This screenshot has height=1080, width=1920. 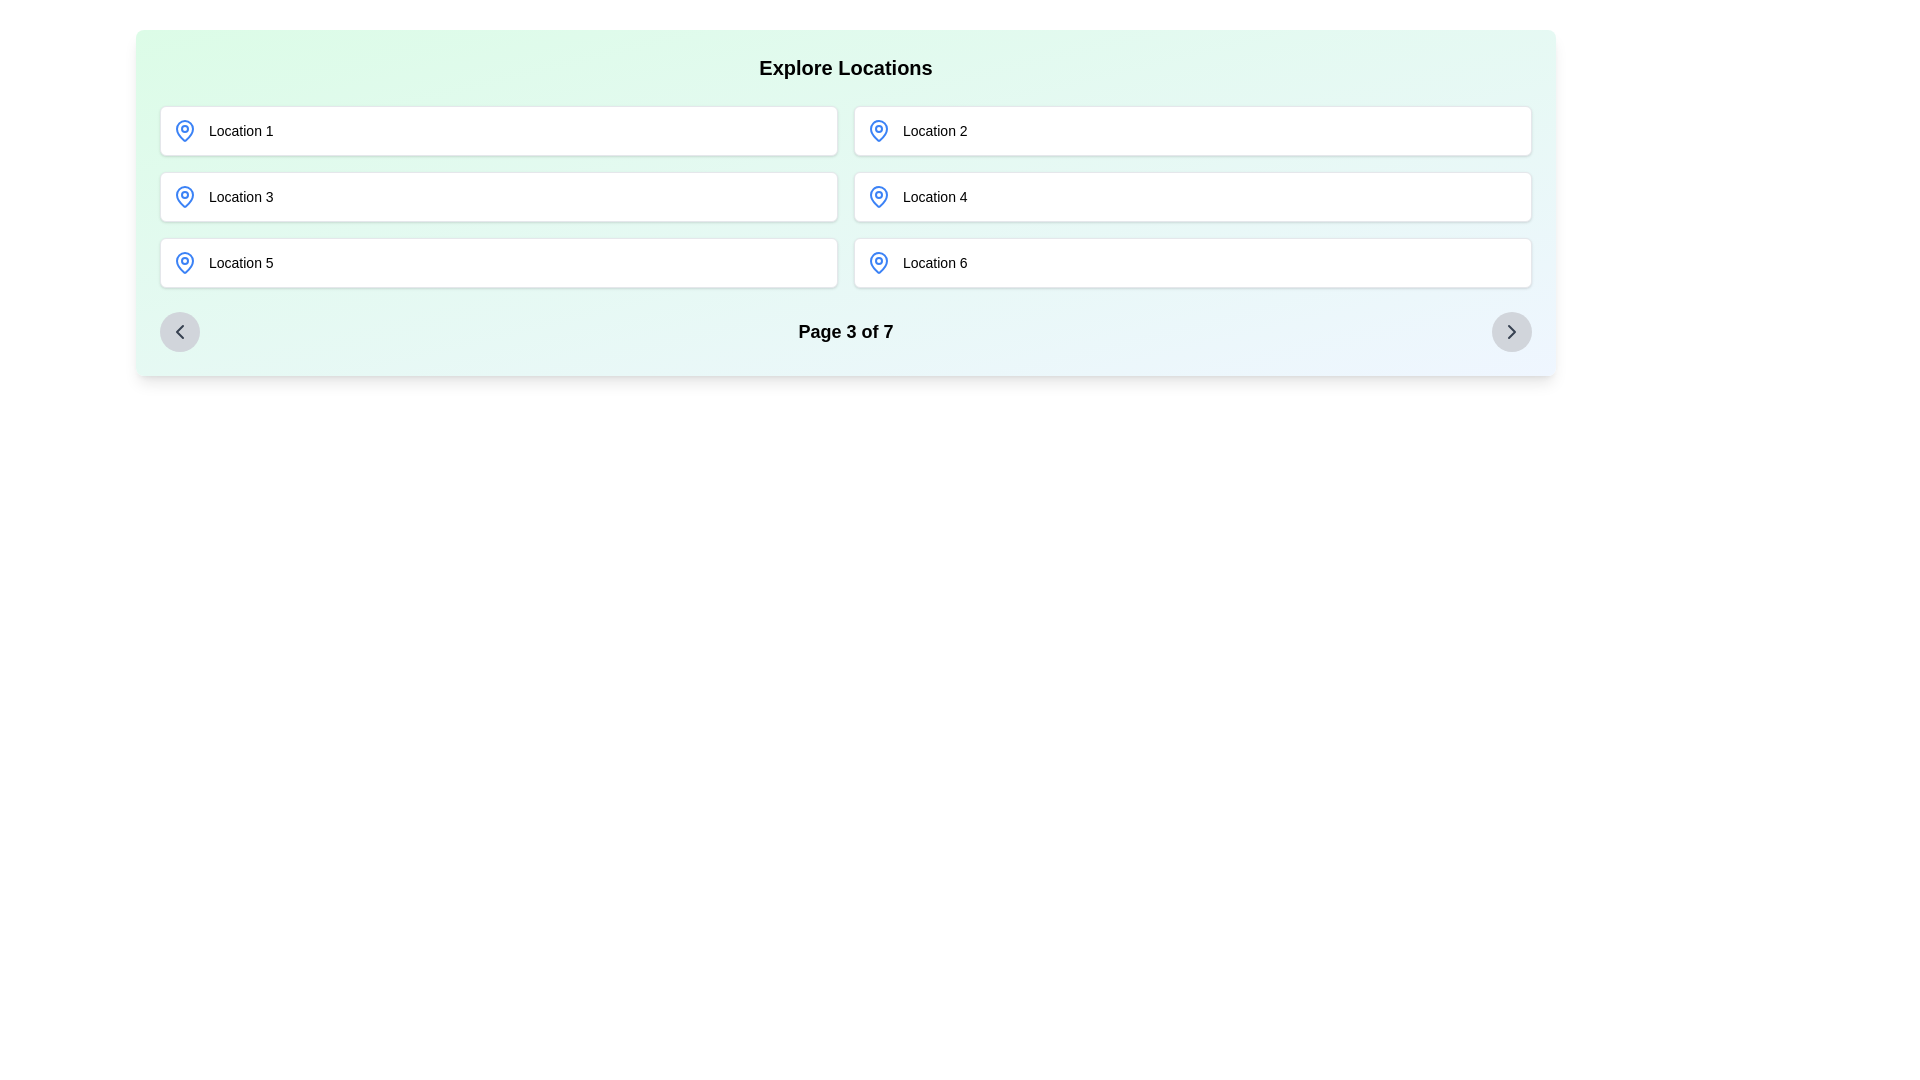 What do you see at coordinates (180, 330) in the screenshot?
I see `the leftward pointing arrow SVG icon embedded within the circular button in the bottom-left corner` at bounding box center [180, 330].